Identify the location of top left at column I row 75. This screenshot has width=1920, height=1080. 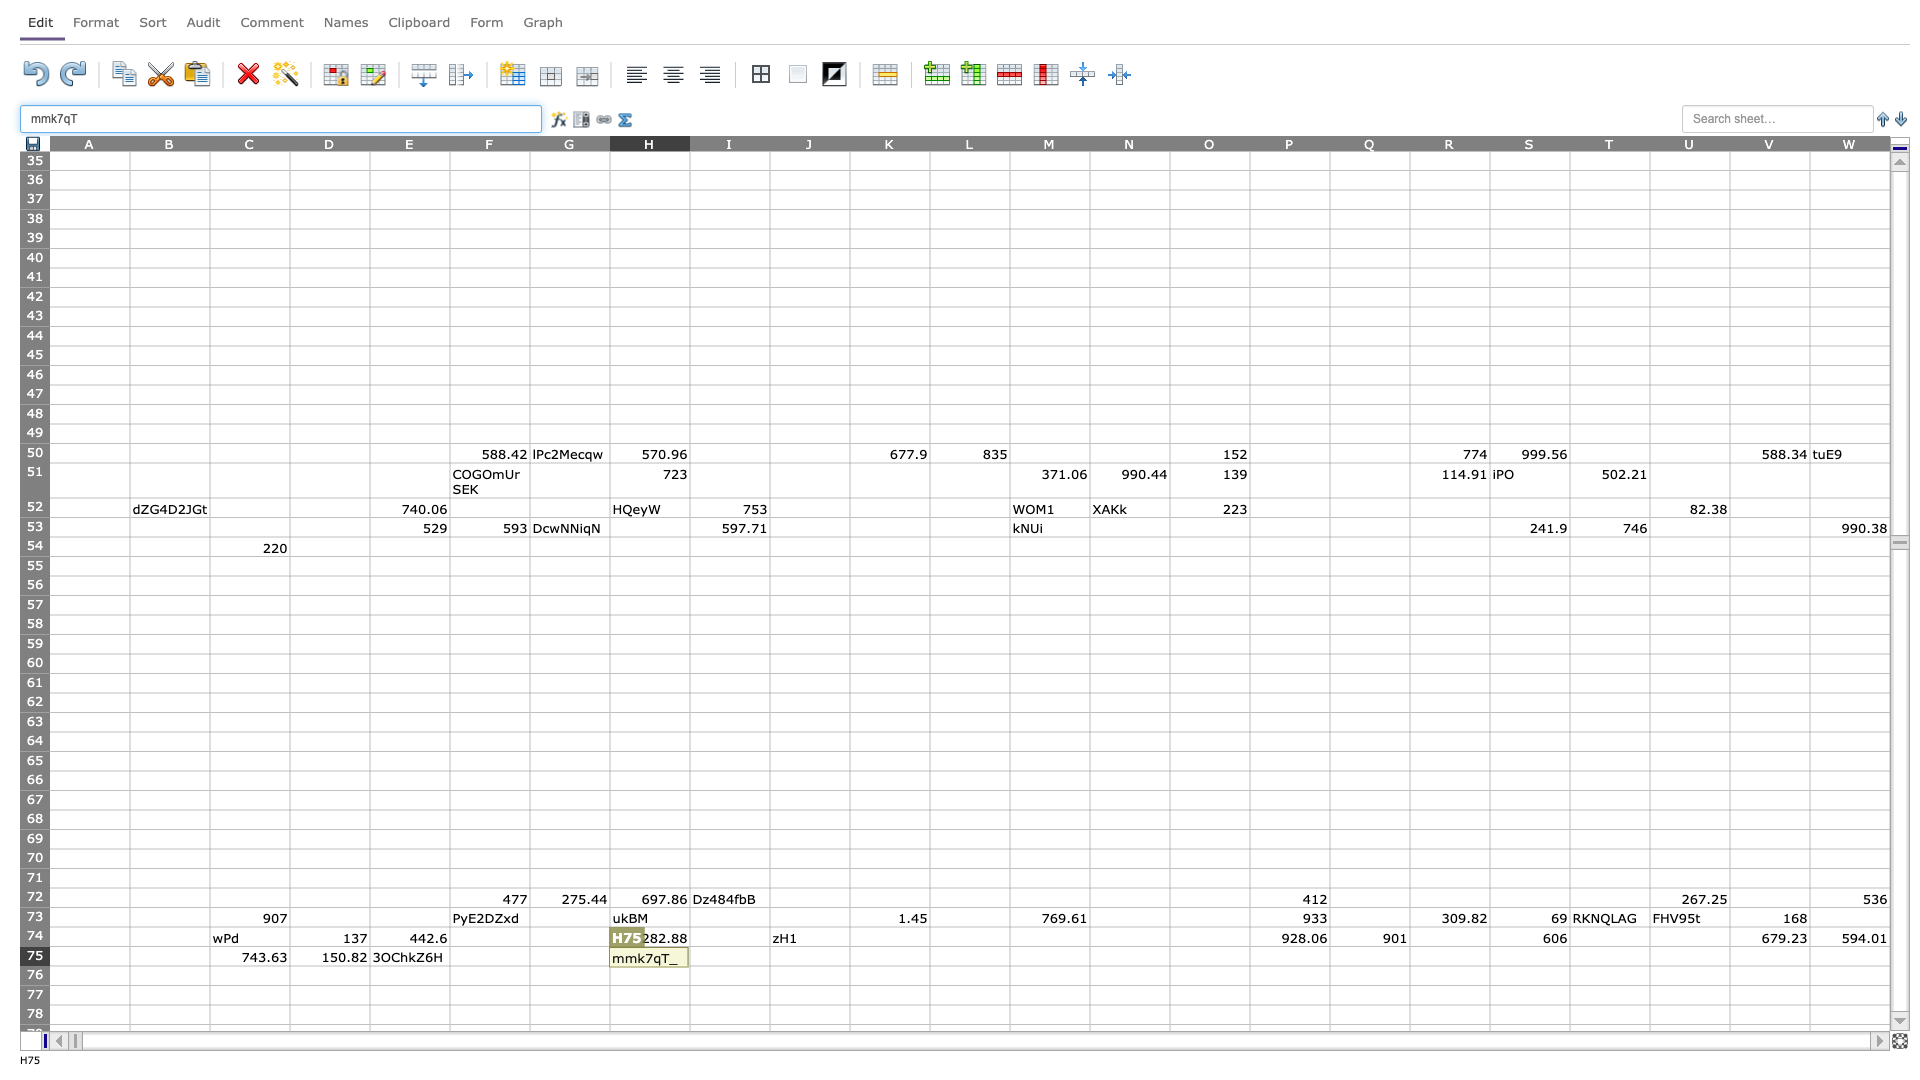
(690, 945).